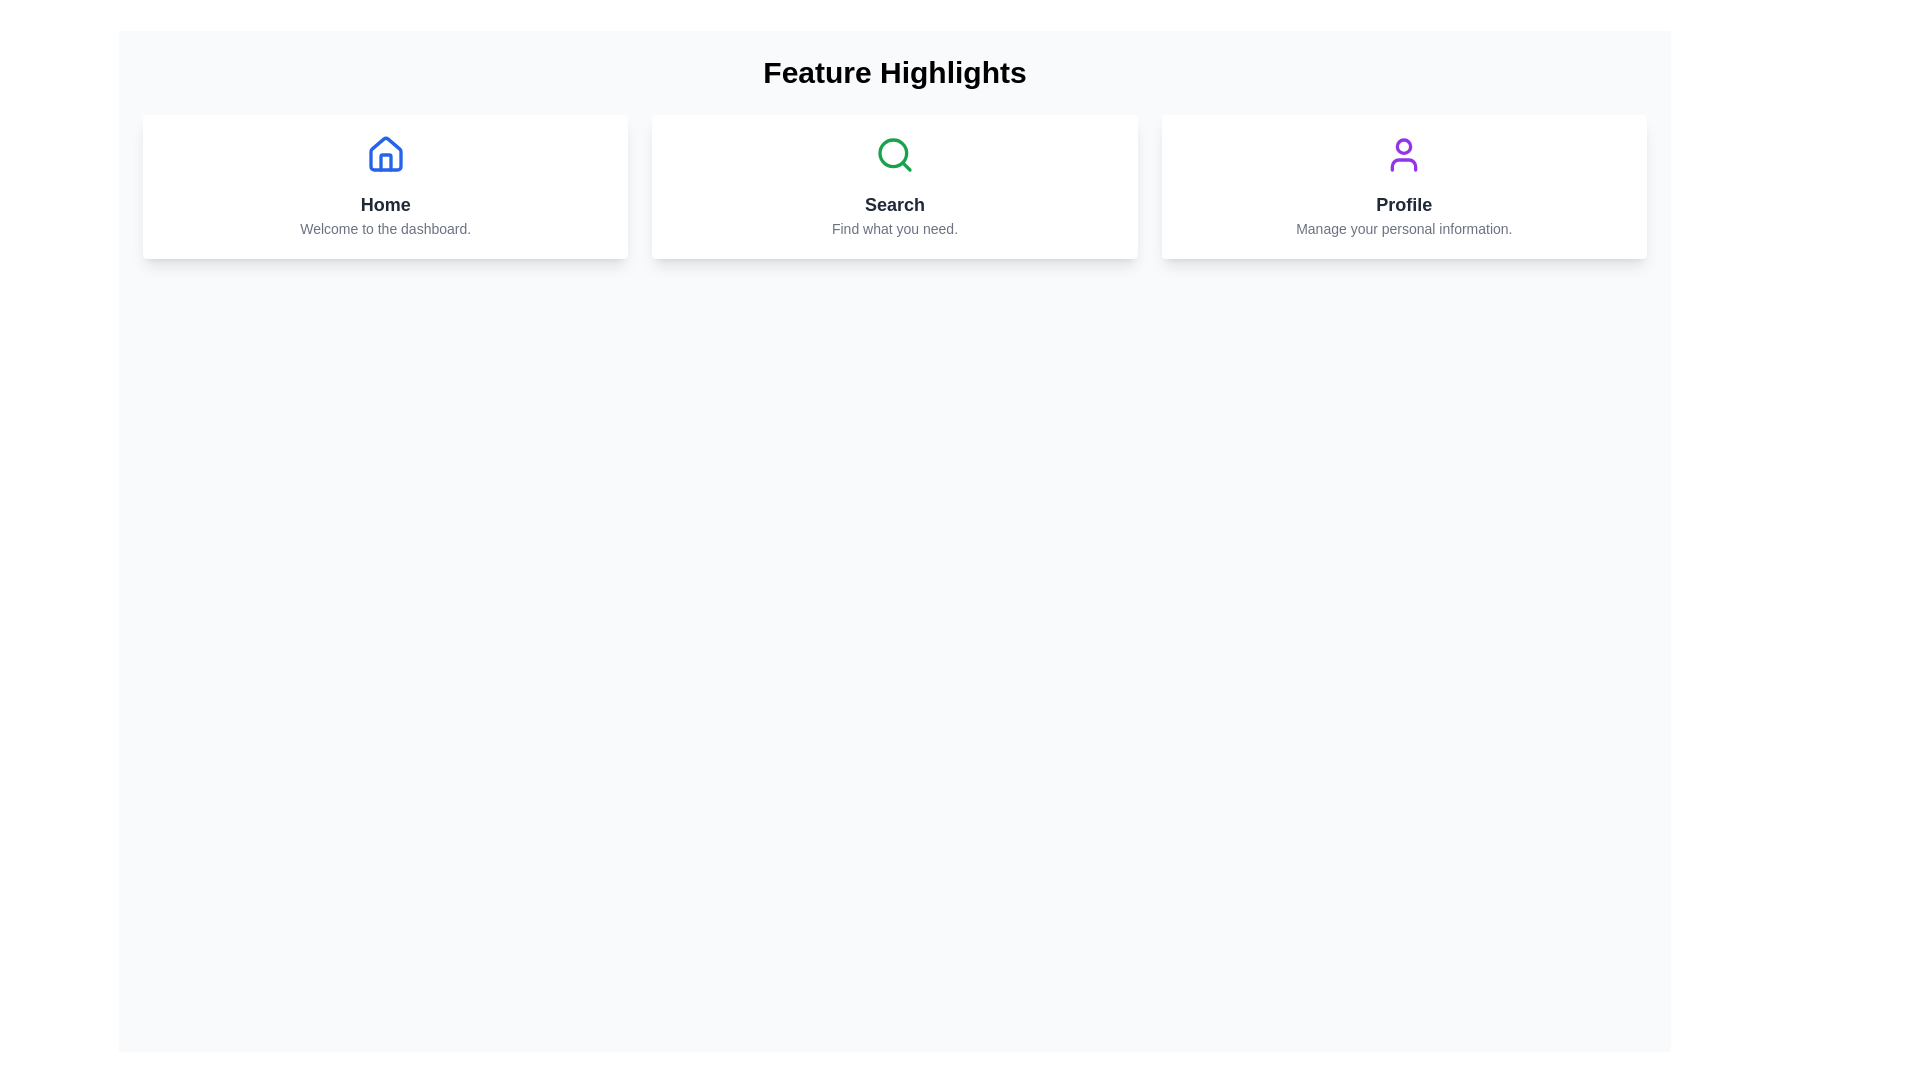 The width and height of the screenshot is (1920, 1080). I want to click on the upper circular part of the profile icon located in the last card under the 'Feature Highlights' section, so click(1403, 145).